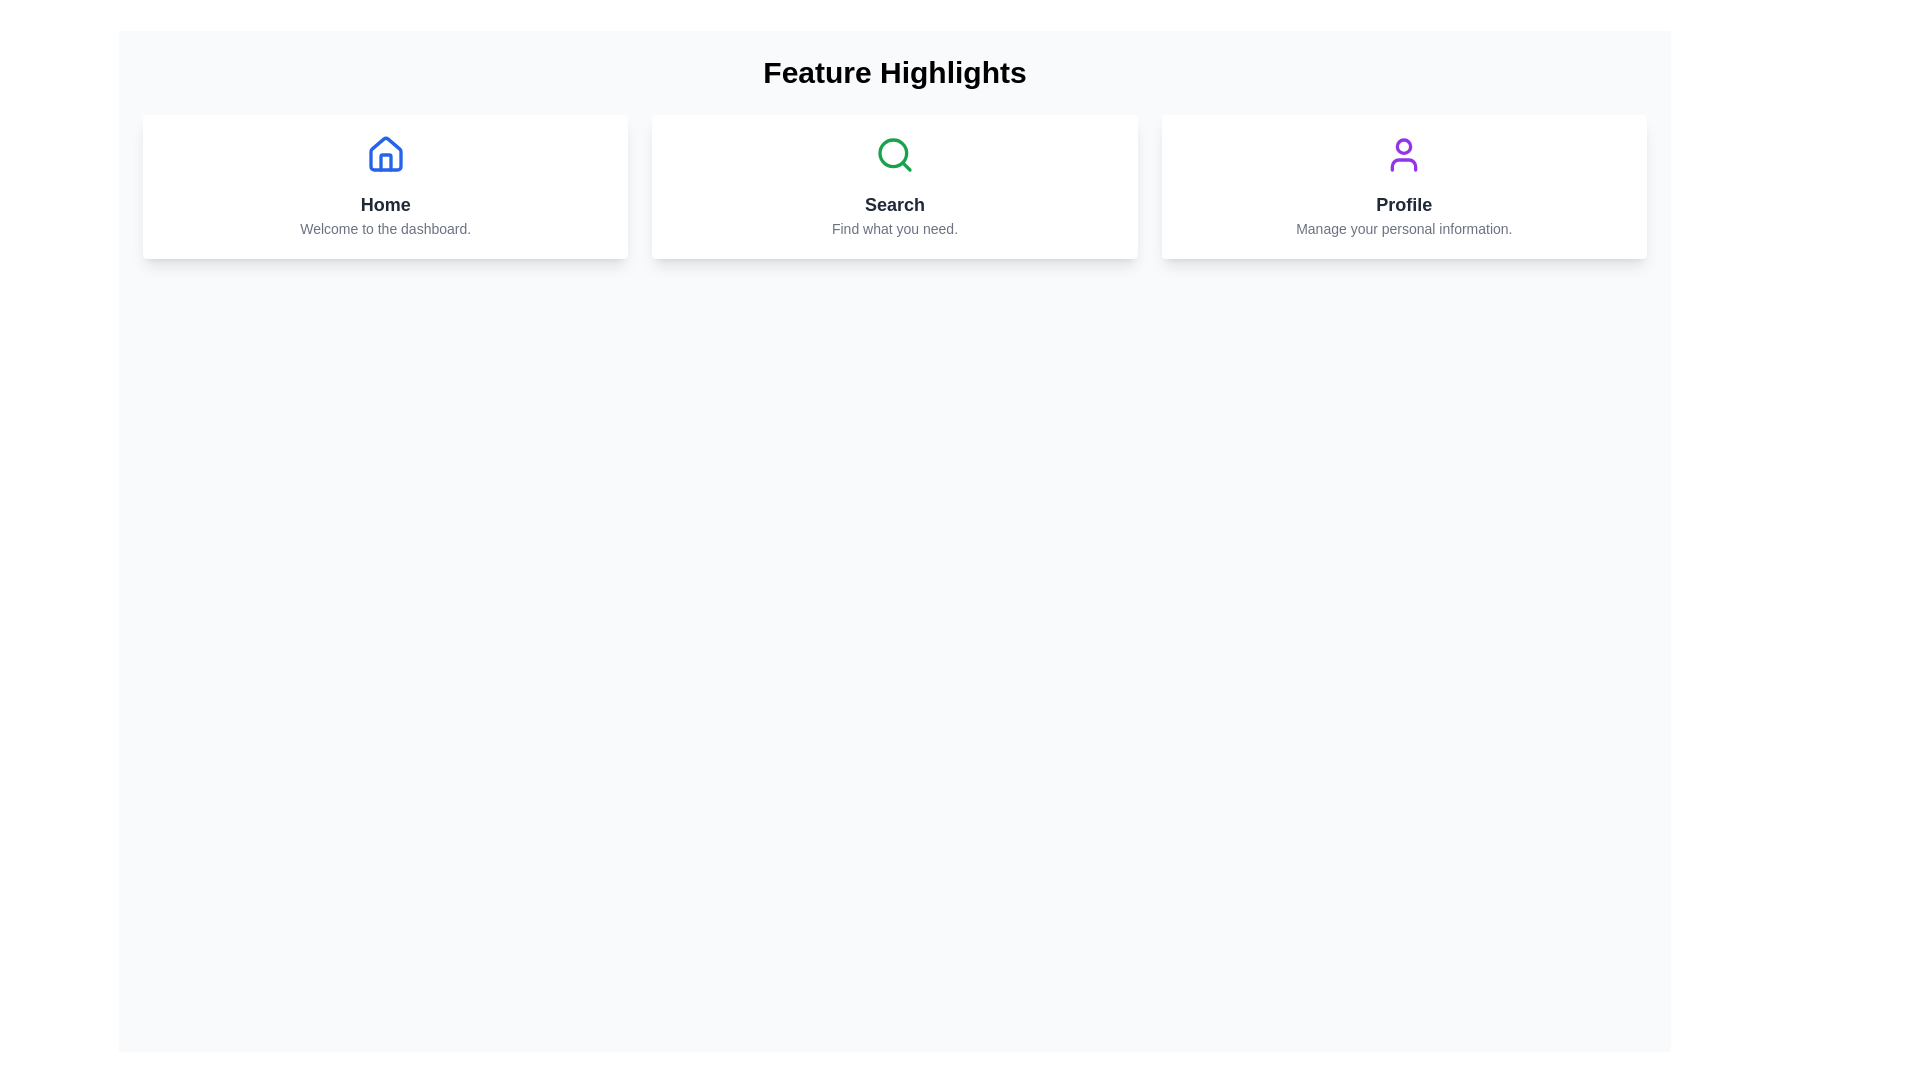 The width and height of the screenshot is (1920, 1080). I want to click on the upper circular part of the profile icon located in the last card under the 'Feature Highlights' section, so click(1403, 145).